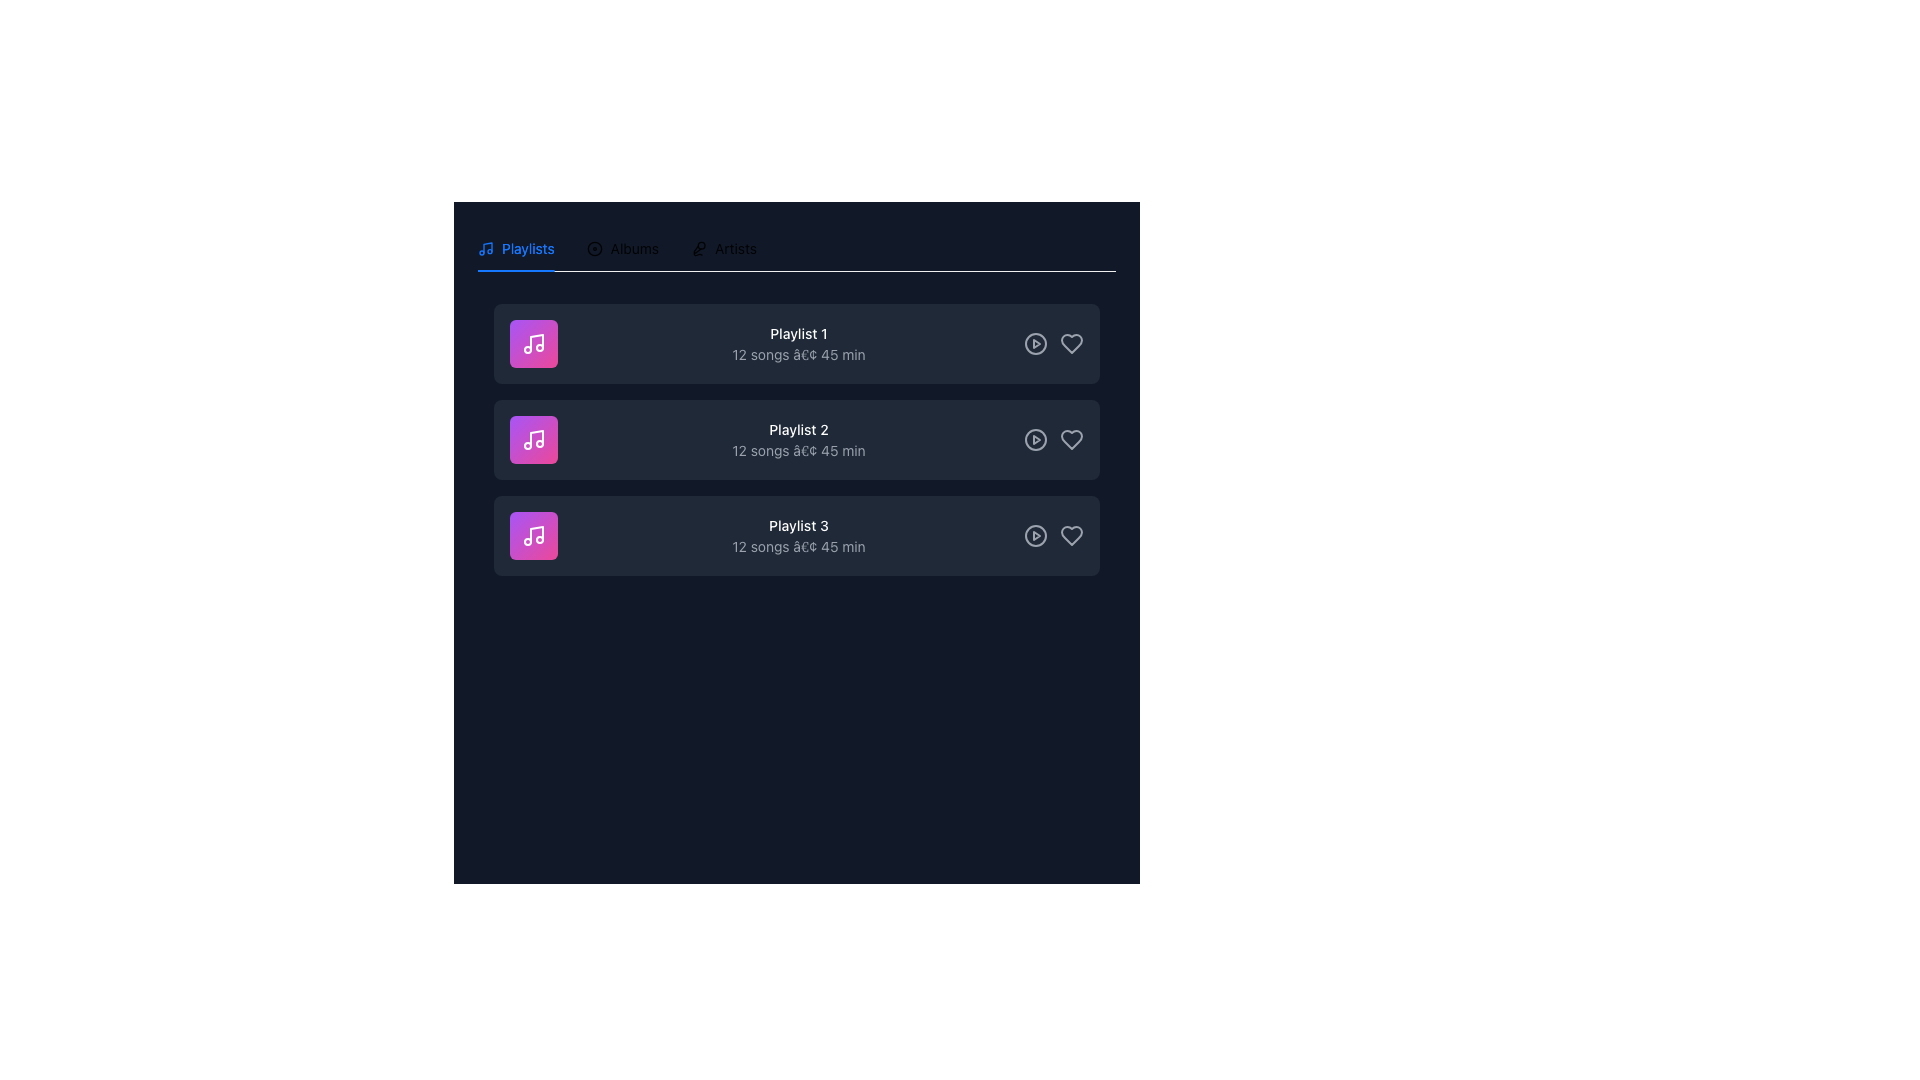 The width and height of the screenshot is (1920, 1080). I want to click on the text display element that shows 'Playlist 1' in white bold font and '12 songs • 45 min' in gray smaller font, located in the first item of a vertical list, so click(797, 342).